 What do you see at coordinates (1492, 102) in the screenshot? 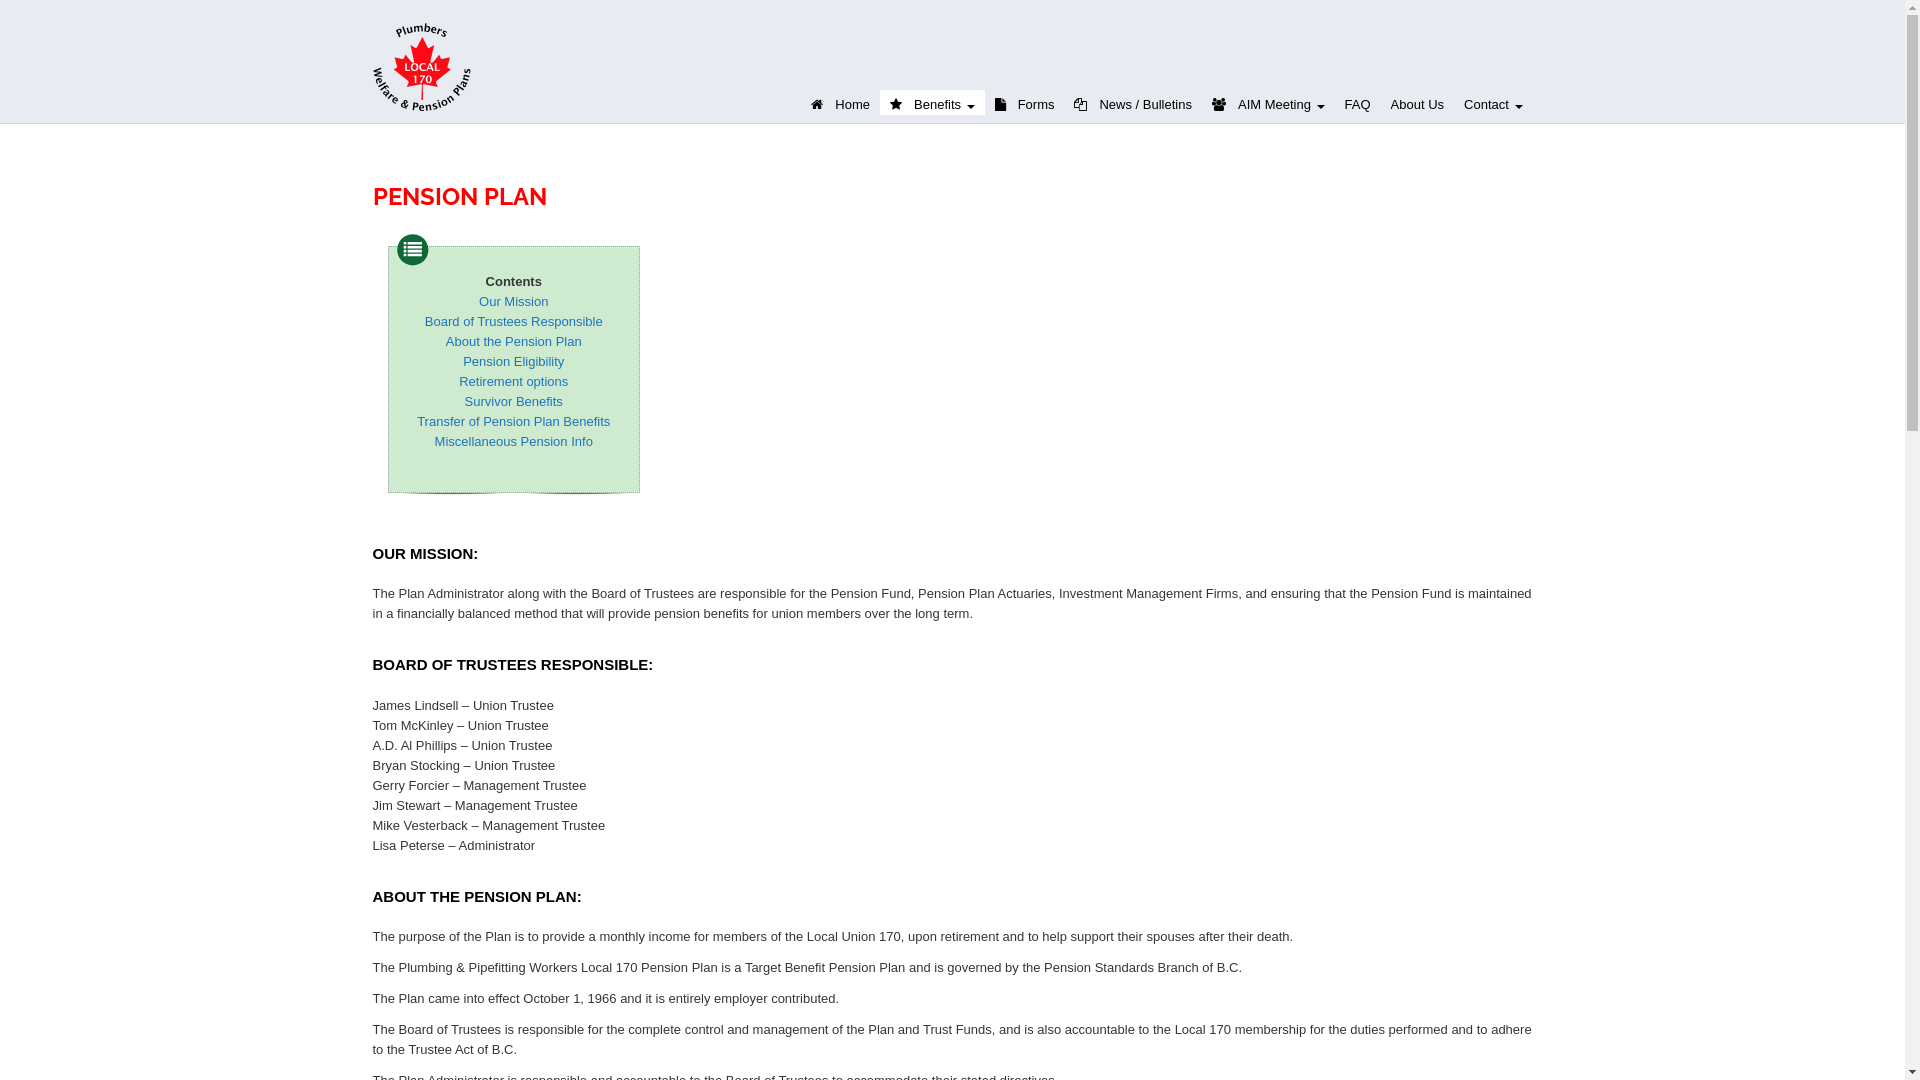
I see `'Contact'` at bounding box center [1492, 102].